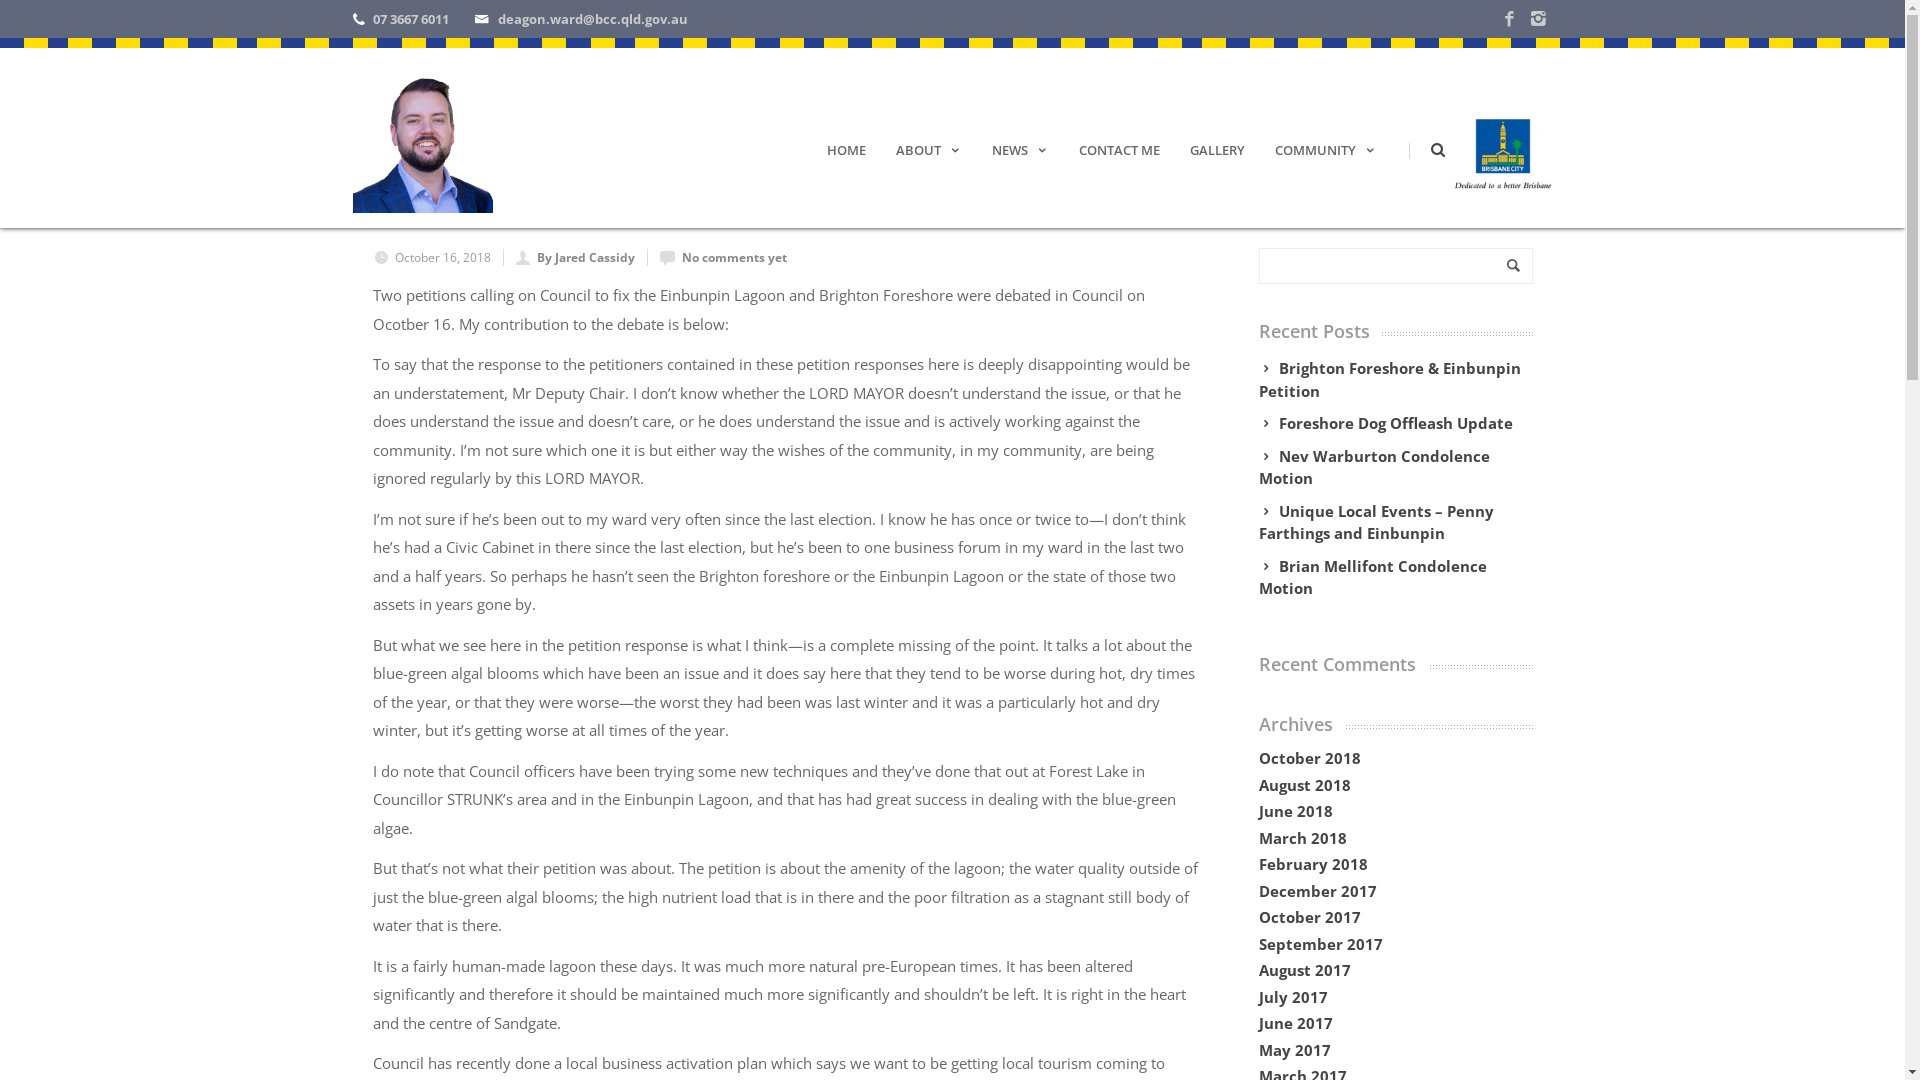  What do you see at coordinates (1309, 758) in the screenshot?
I see `'October 2018'` at bounding box center [1309, 758].